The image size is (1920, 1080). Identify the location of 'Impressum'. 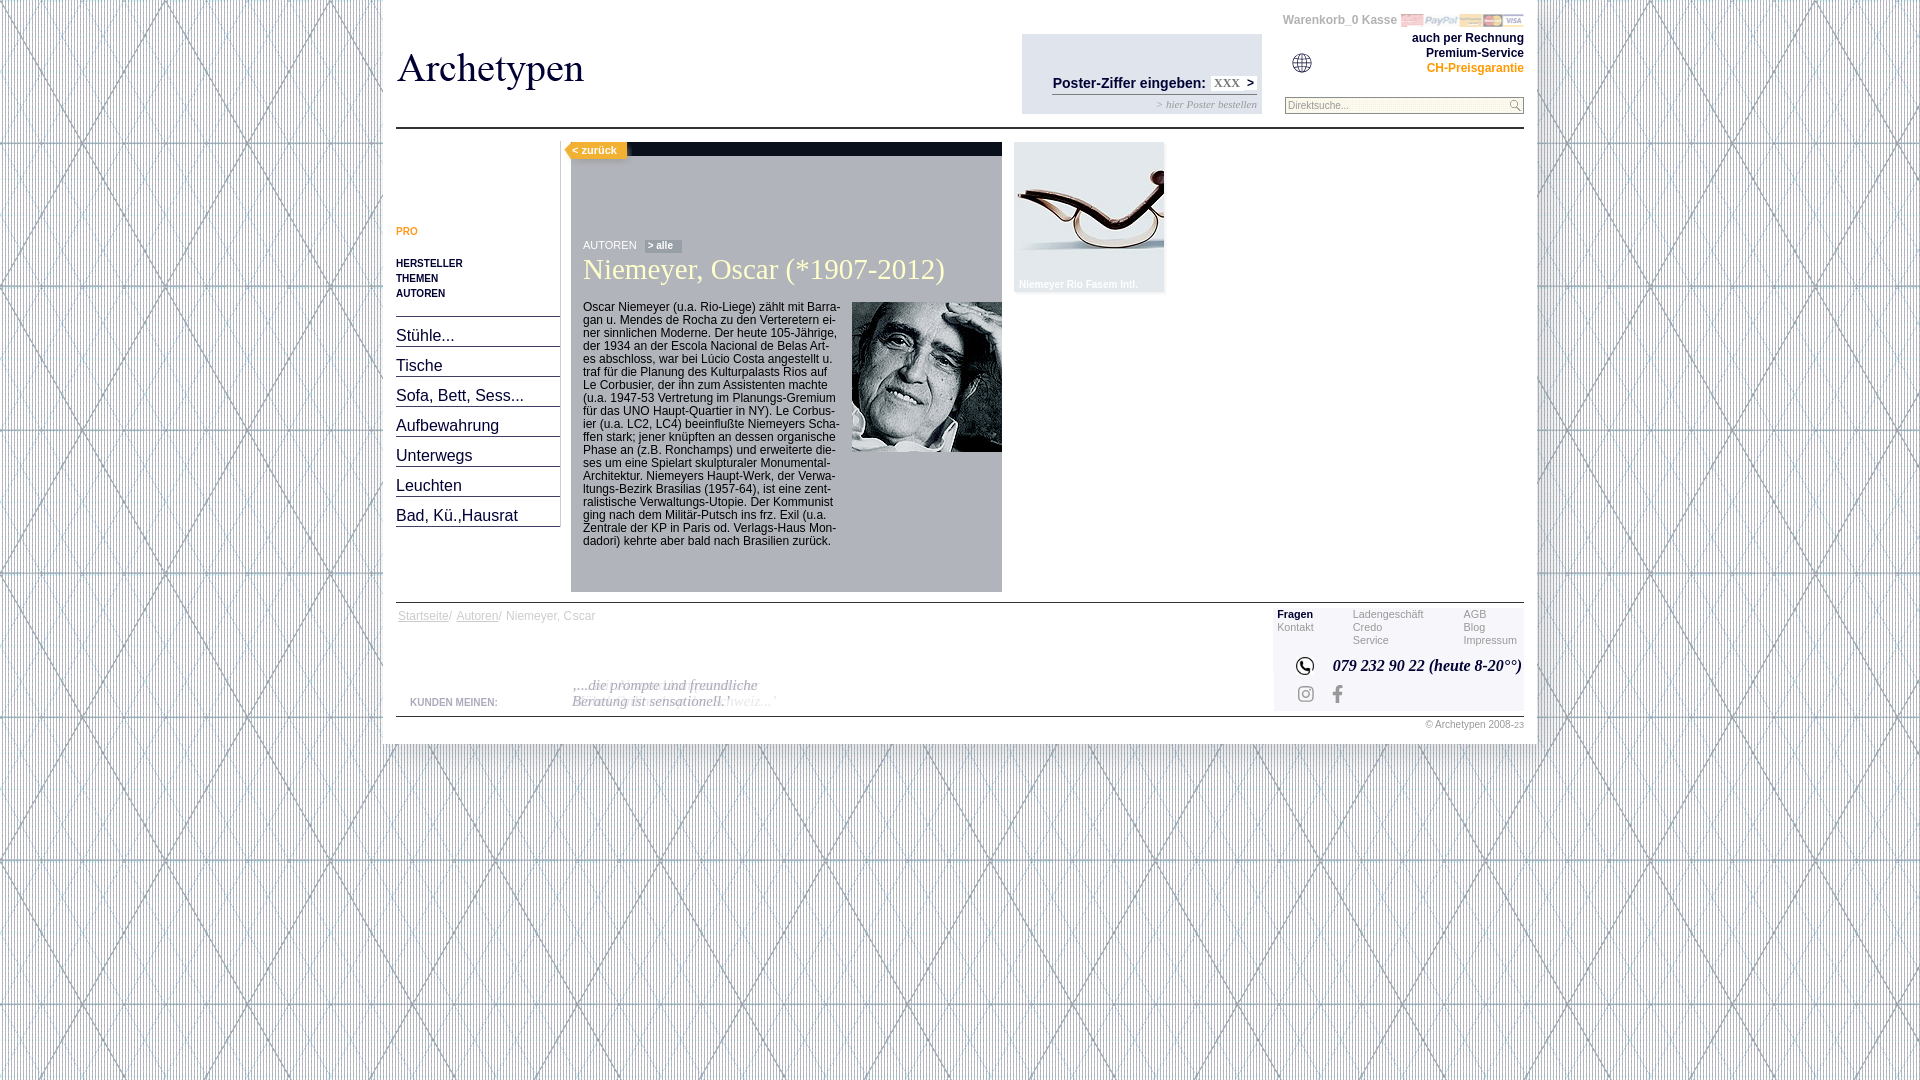
(1490, 640).